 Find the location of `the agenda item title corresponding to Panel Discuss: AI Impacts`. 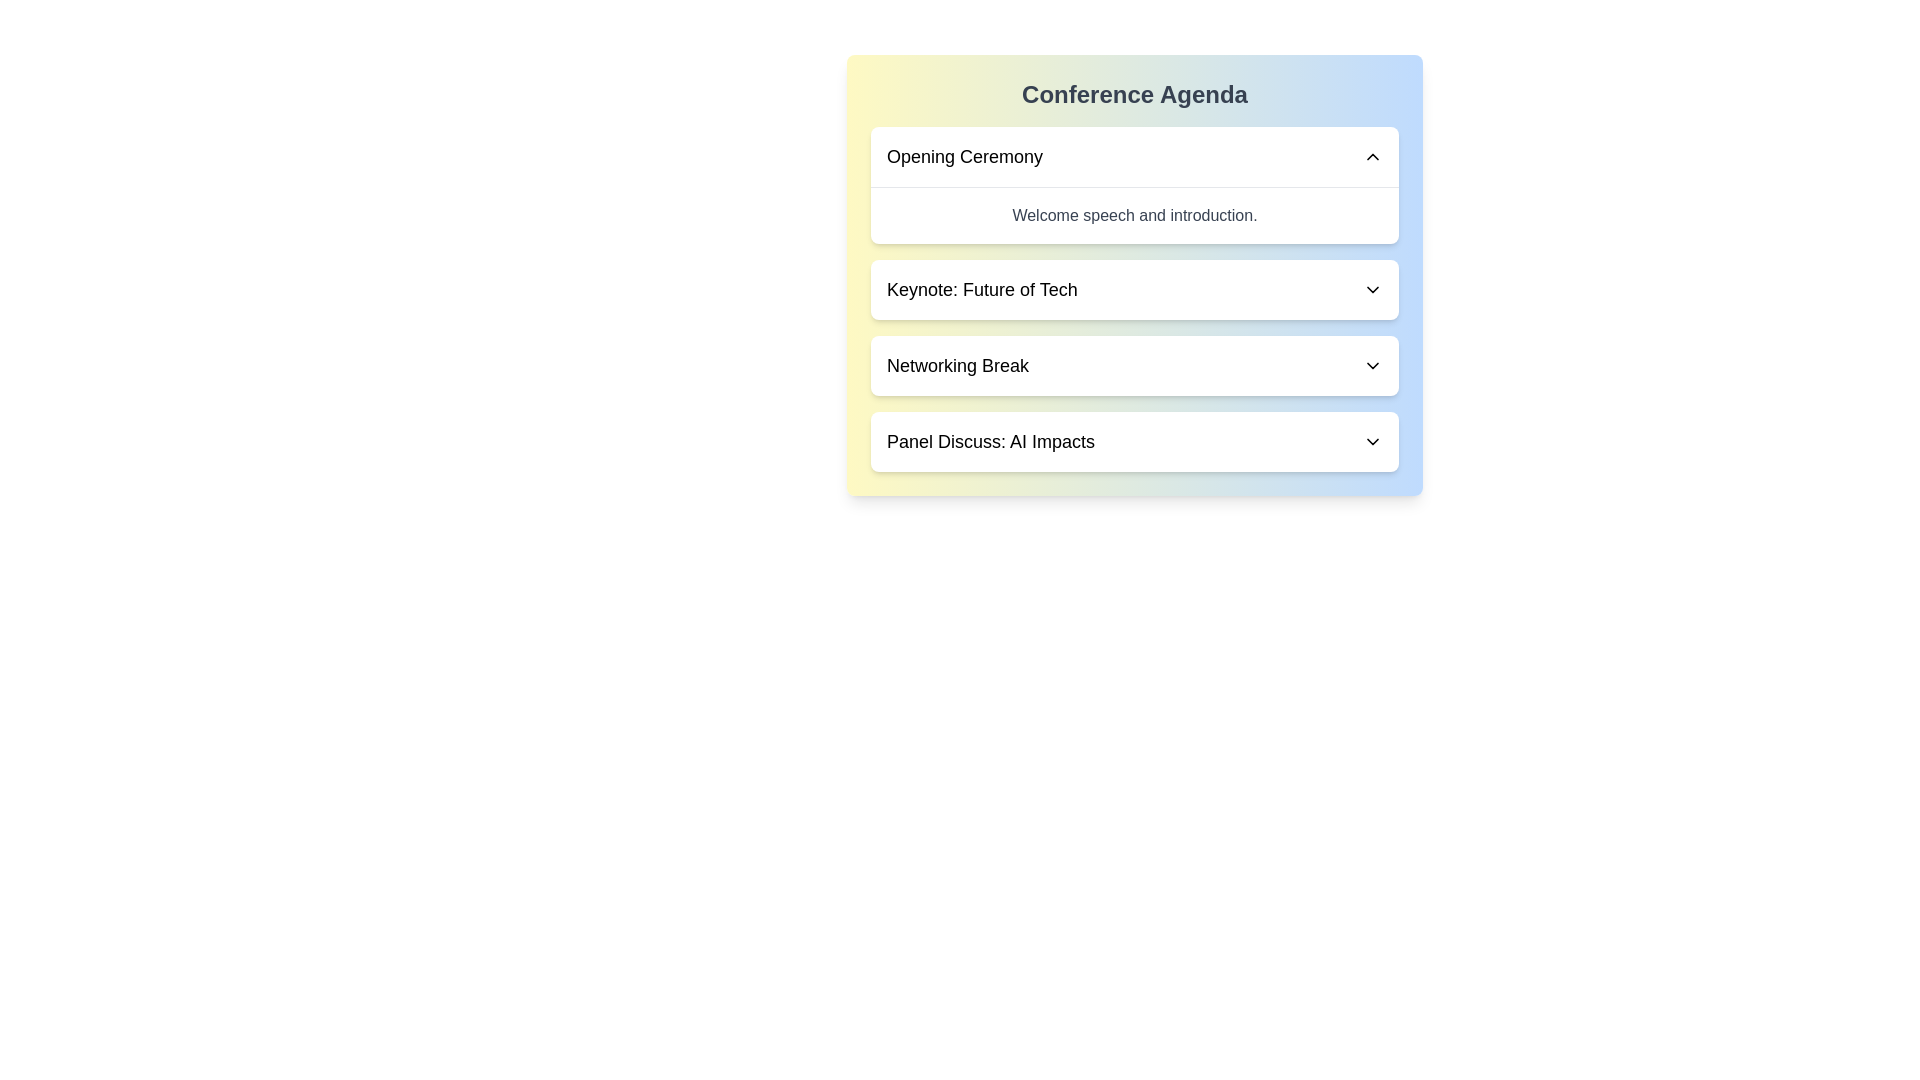

the agenda item title corresponding to Panel Discuss: AI Impacts is located at coordinates (990, 441).